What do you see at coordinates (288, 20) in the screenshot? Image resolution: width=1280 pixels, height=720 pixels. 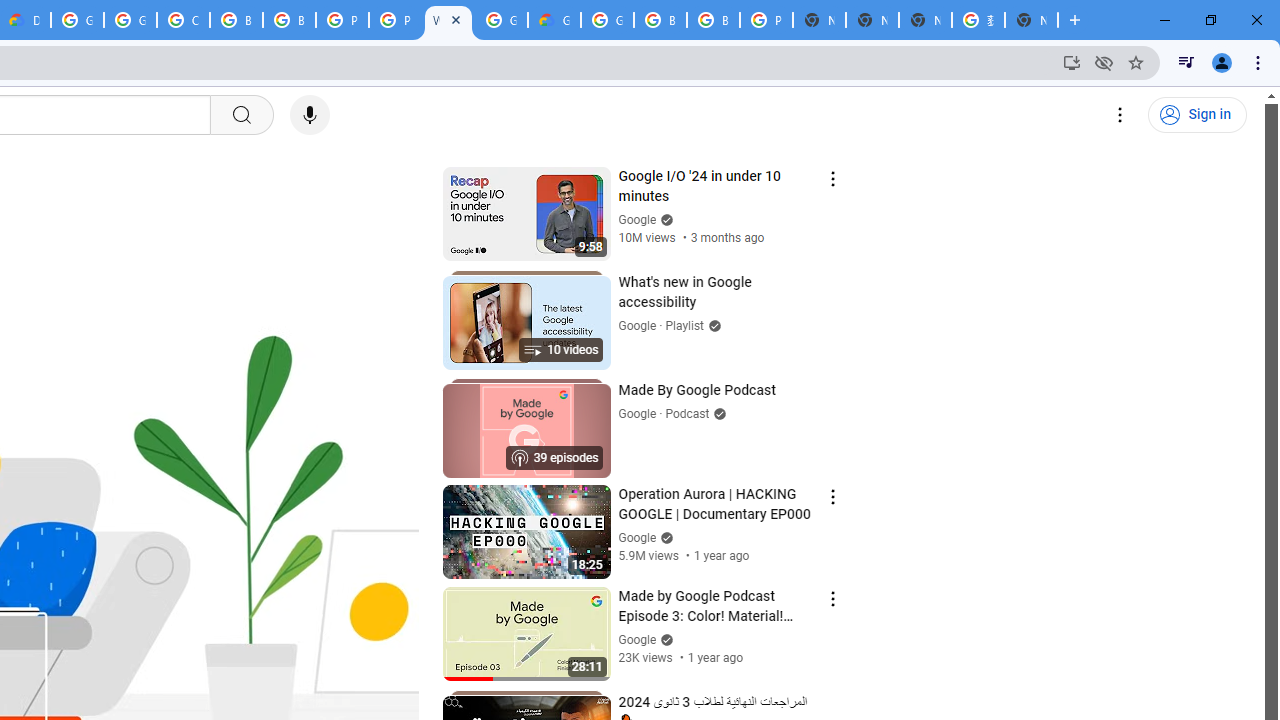 I see `'Browse Chrome as a guest - Computer - Google Chrome Help'` at bounding box center [288, 20].